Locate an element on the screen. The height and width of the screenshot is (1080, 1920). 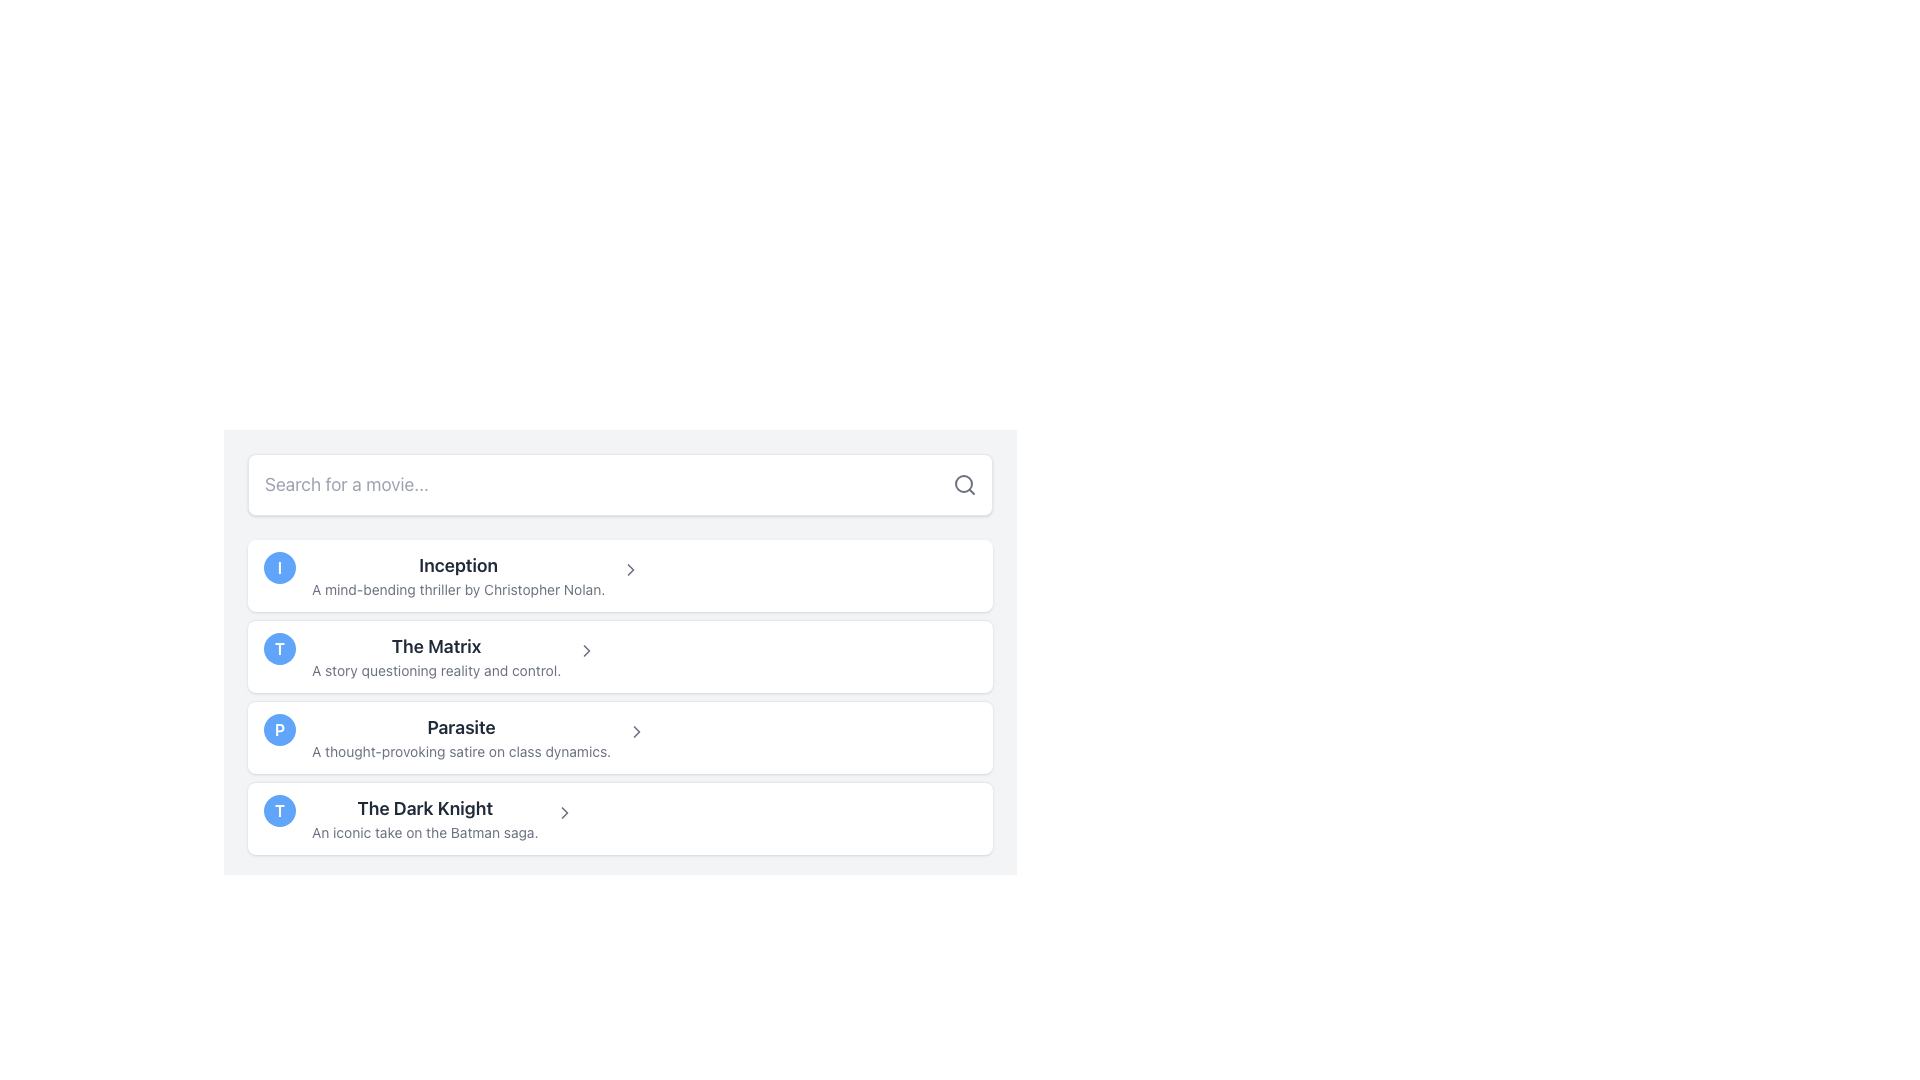
the search icon button located at the far right of the search bar is located at coordinates (964, 485).